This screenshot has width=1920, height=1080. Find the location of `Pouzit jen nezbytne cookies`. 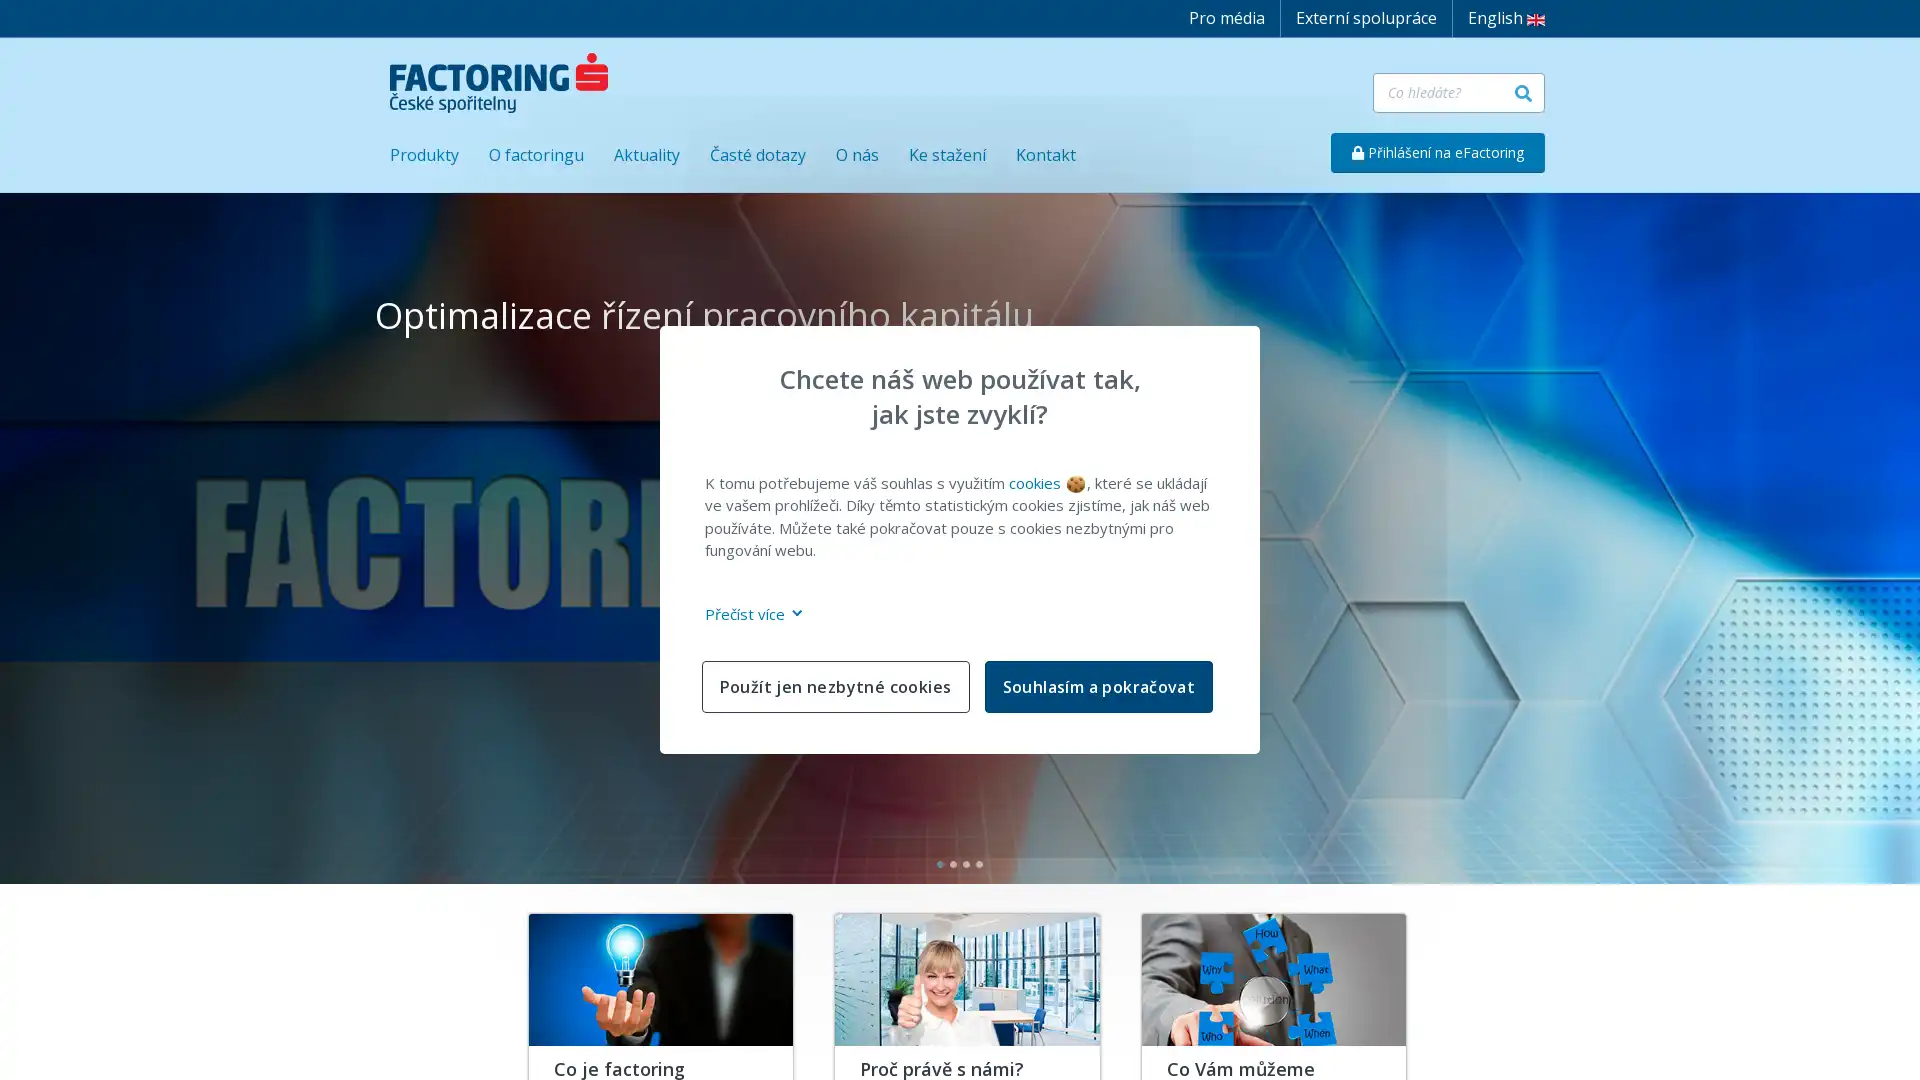

Pouzit jen nezbytne cookies is located at coordinates (835, 685).